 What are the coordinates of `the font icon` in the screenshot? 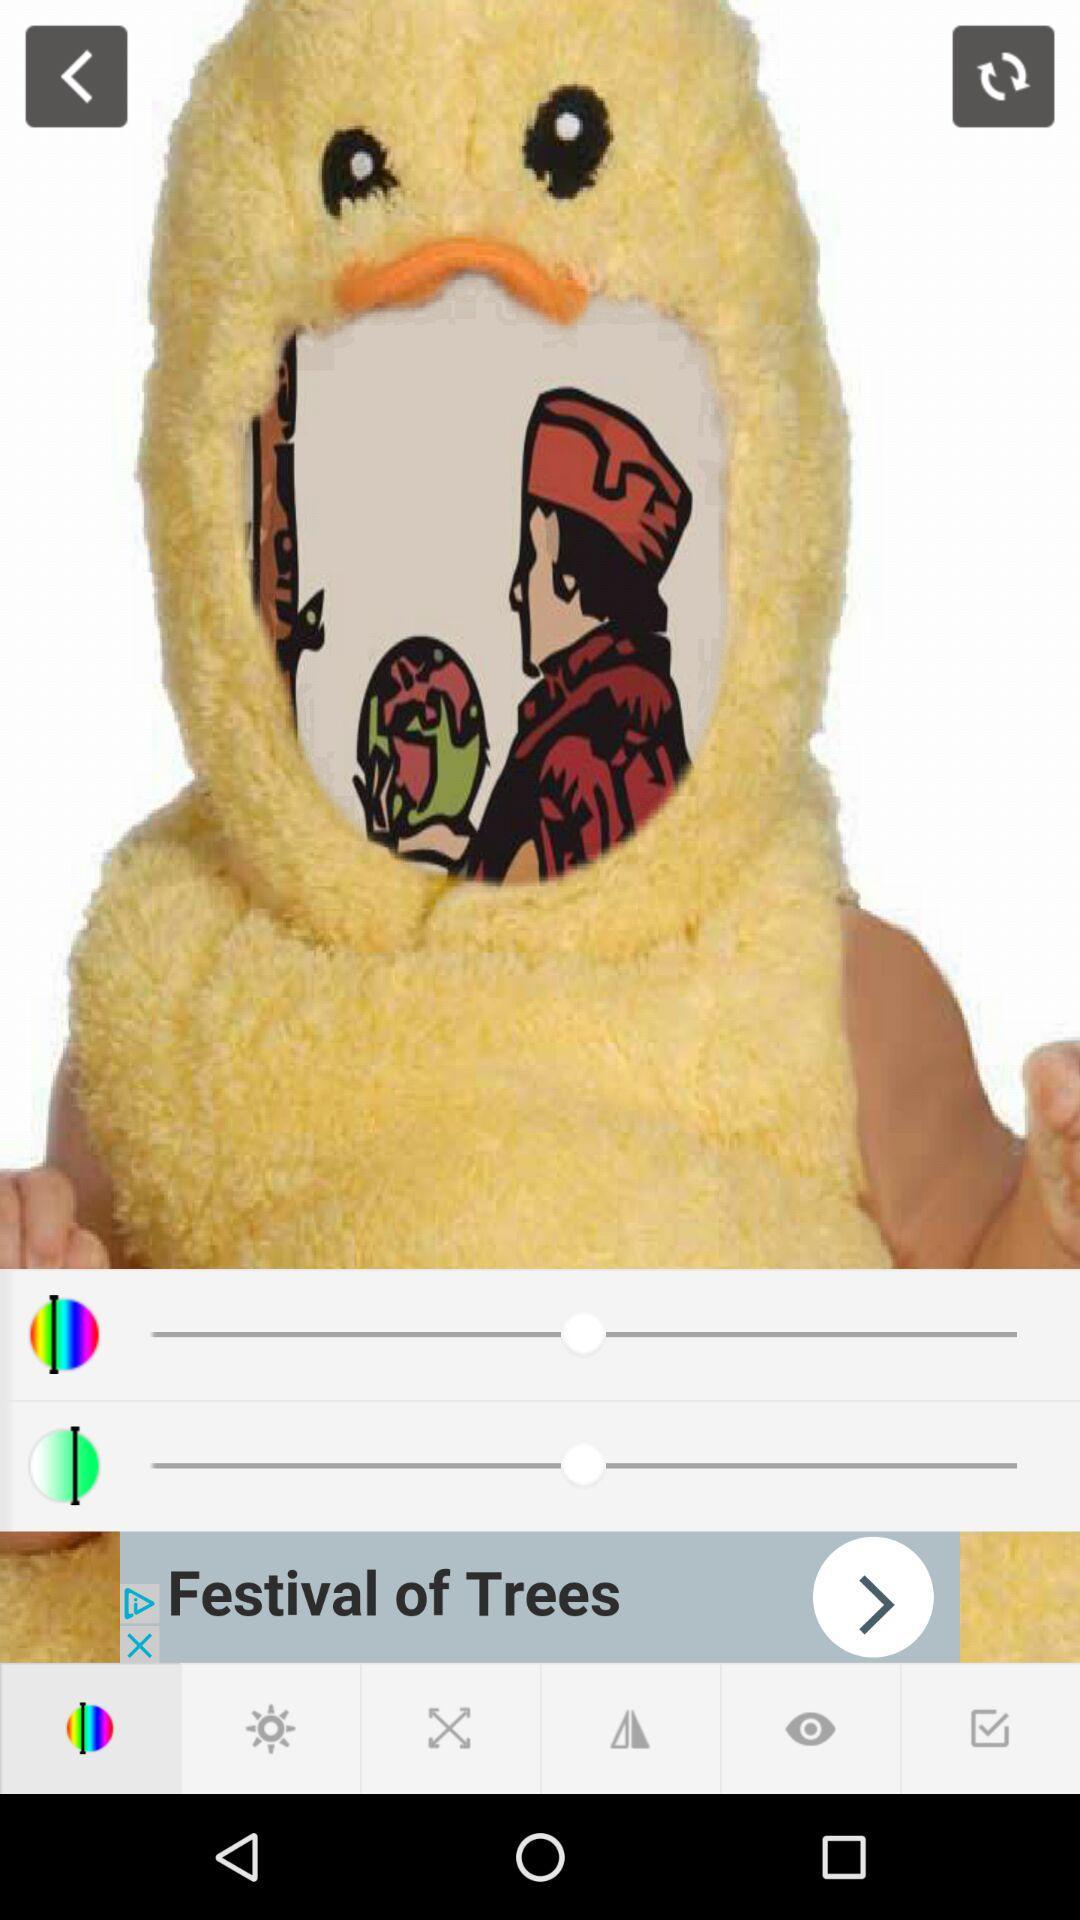 It's located at (628, 1727).